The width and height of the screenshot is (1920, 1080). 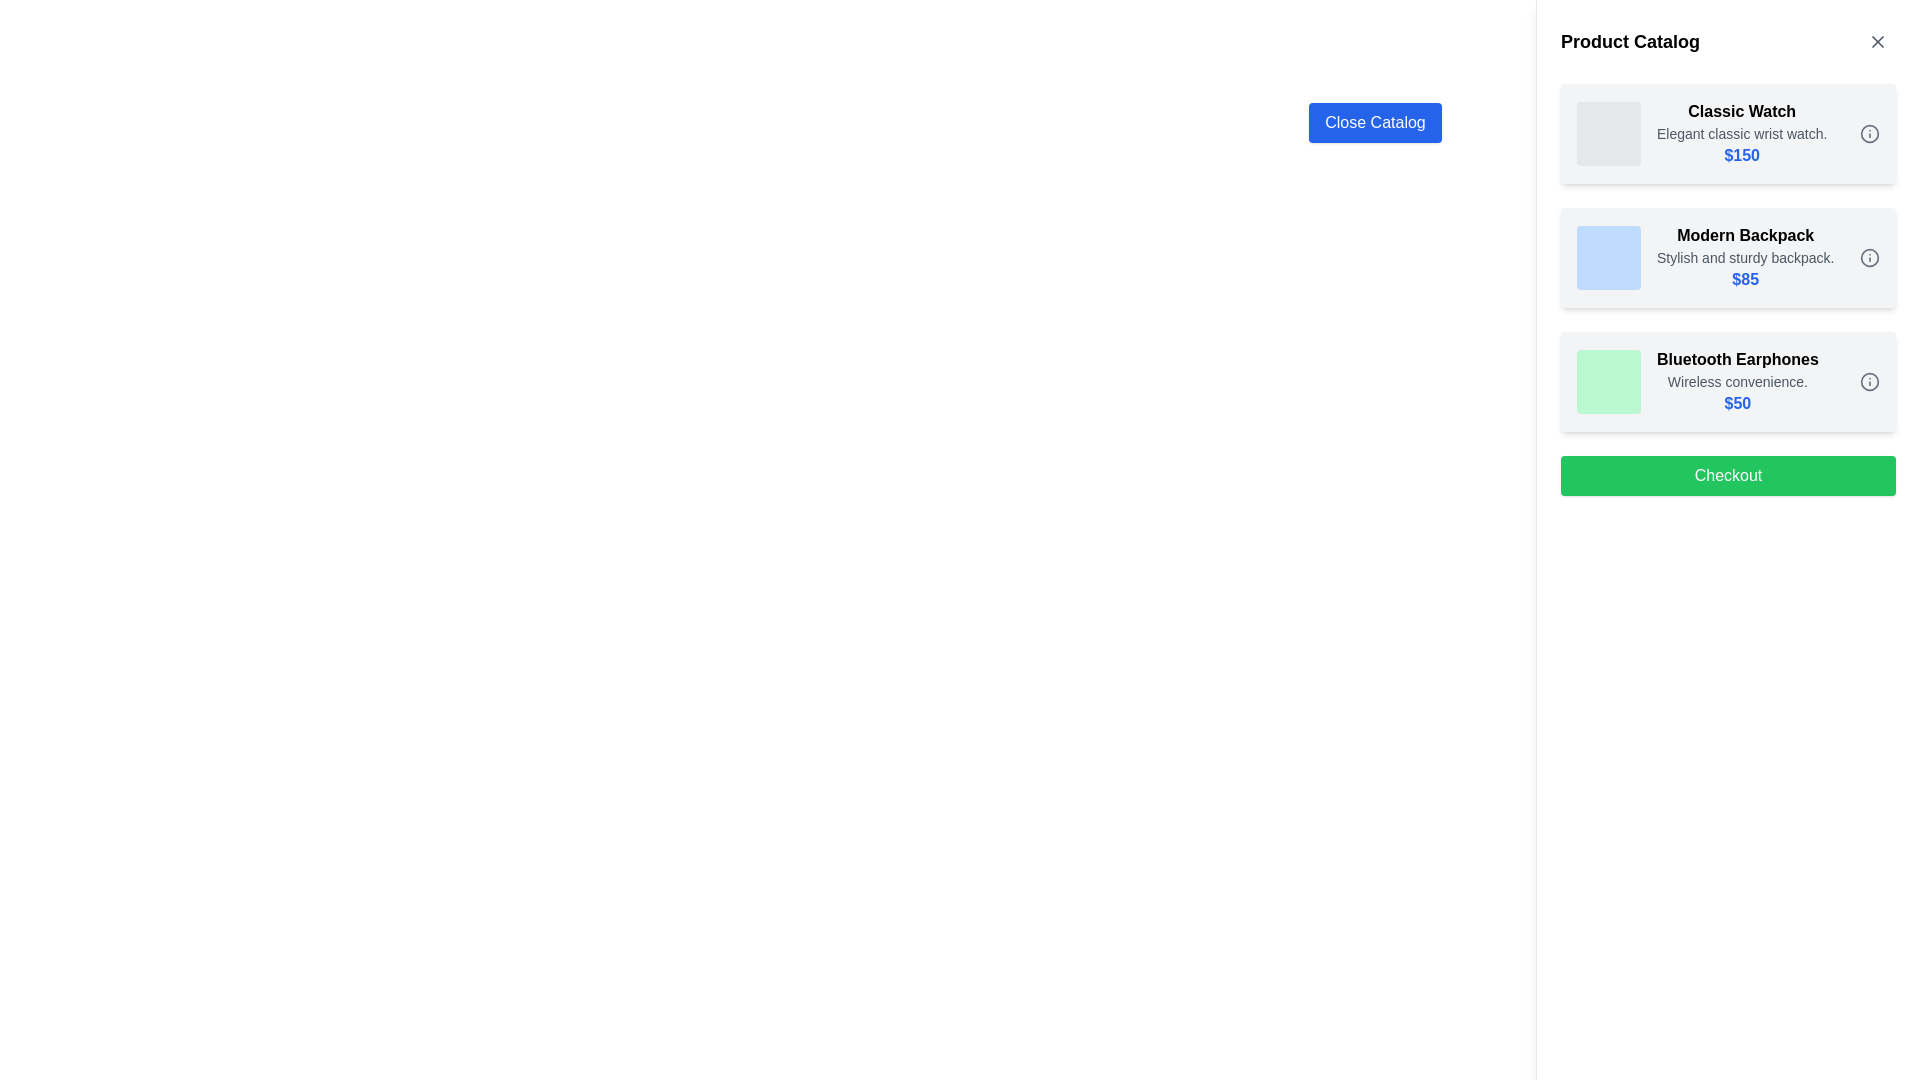 What do you see at coordinates (1869, 134) in the screenshot?
I see `the information icon in the top-right corner of the 'Classic Watch' product card` at bounding box center [1869, 134].